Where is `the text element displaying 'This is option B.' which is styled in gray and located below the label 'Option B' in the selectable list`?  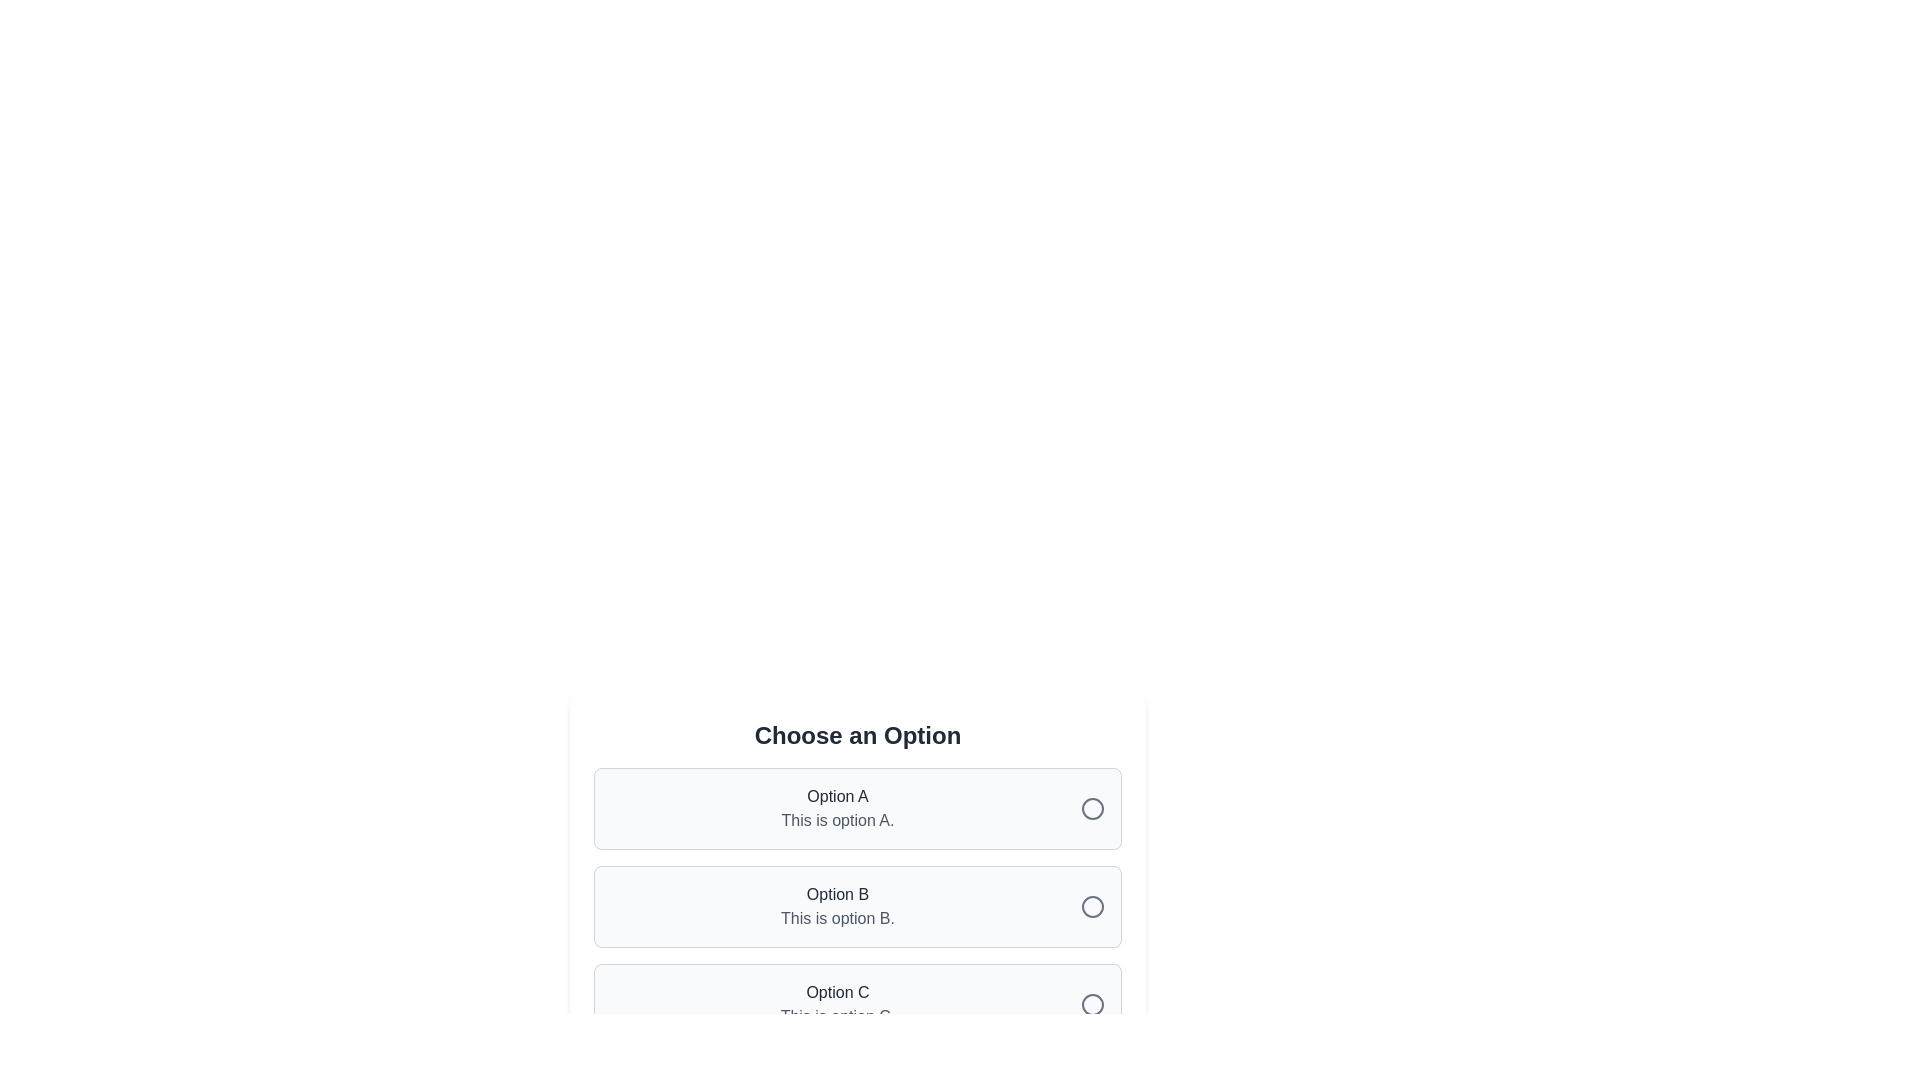
the text element displaying 'This is option B.' which is styled in gray and located below the label 'Option B' in the selectable list is located at coordinates (838, 918).